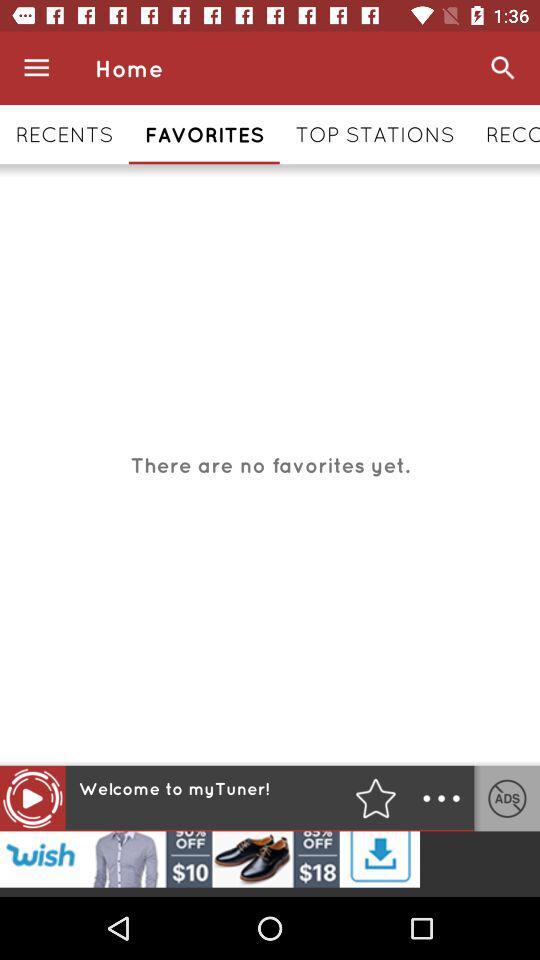 The width and height of the screenshot is (540, 960). Describe the element at coordinates (441, 798) in the screenshot. I see `the more icon` at that location.